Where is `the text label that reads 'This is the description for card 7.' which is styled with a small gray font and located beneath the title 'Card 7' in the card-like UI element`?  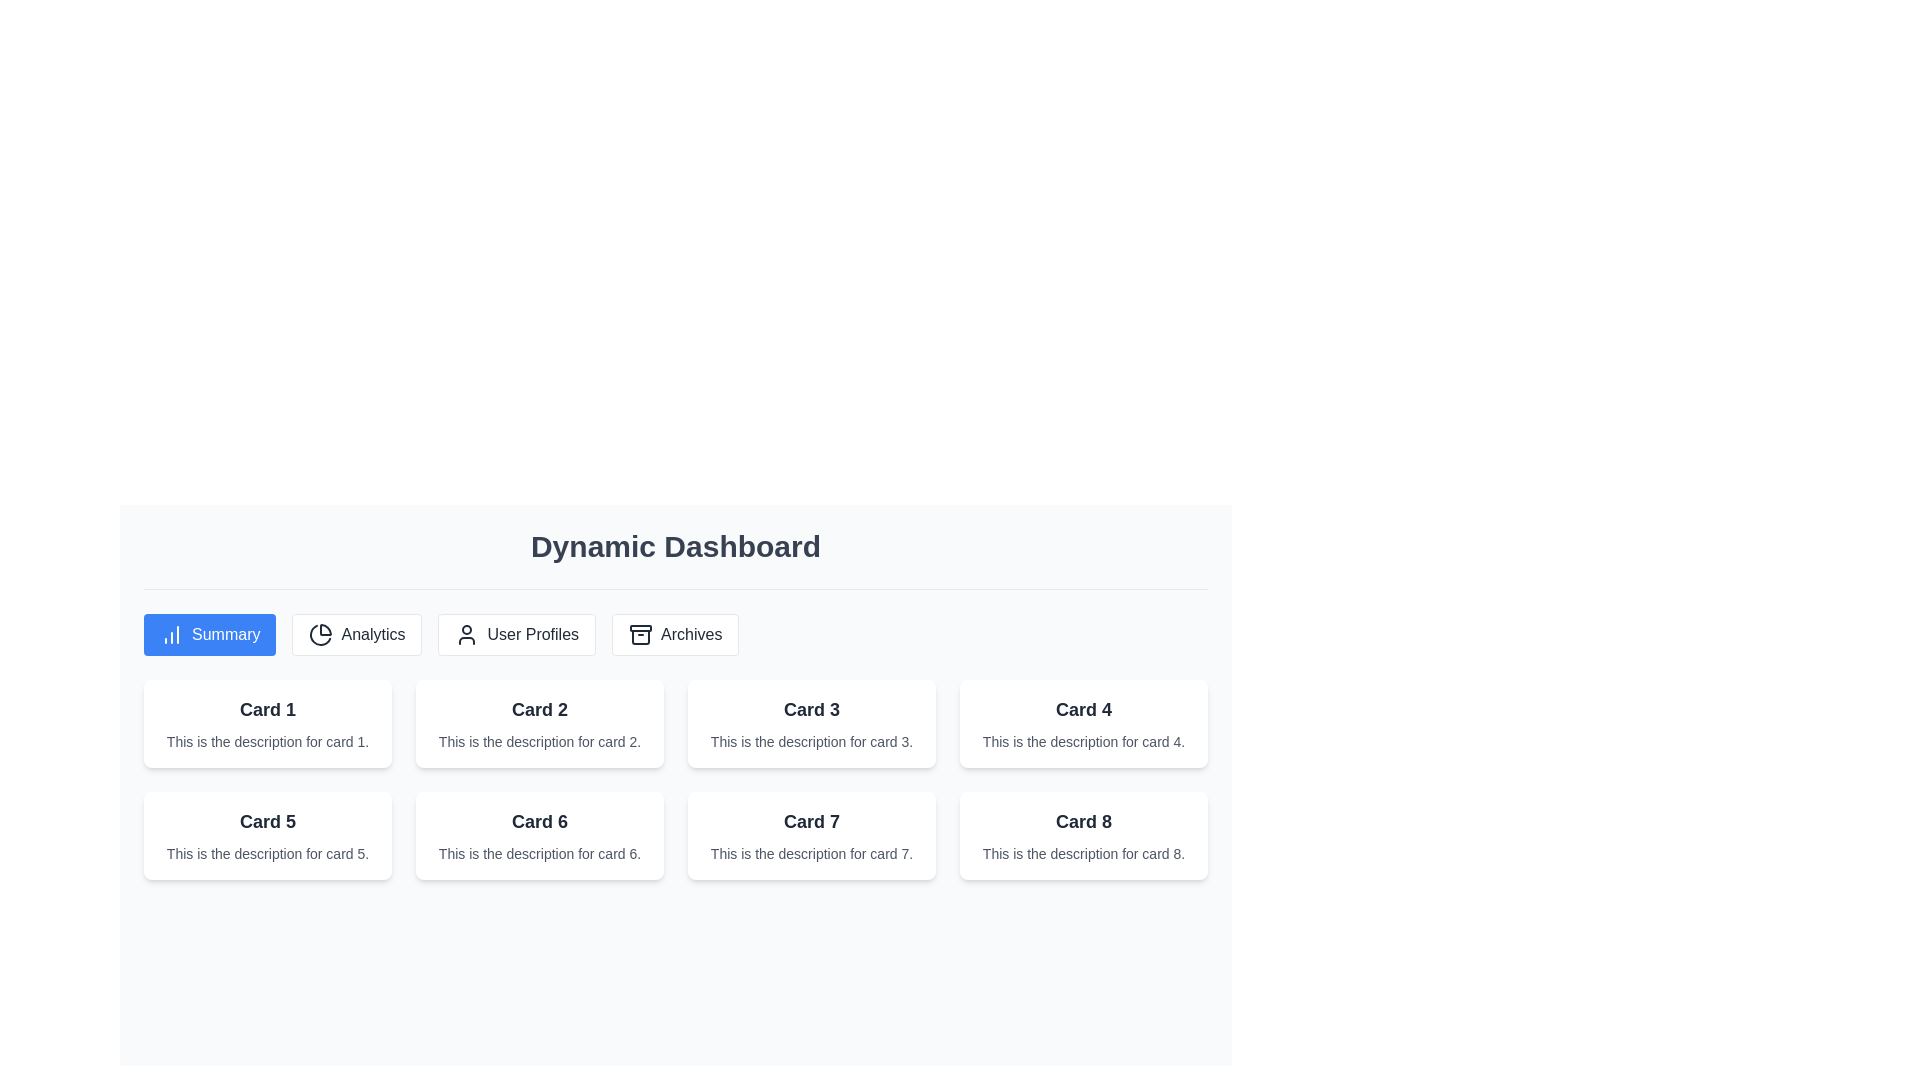 the text label that reads 'This is the description for card 7.' which is styled with a small gray font and located beneath the title 'Card 7' in the card-like UI element is located at coordinates (811, 853).